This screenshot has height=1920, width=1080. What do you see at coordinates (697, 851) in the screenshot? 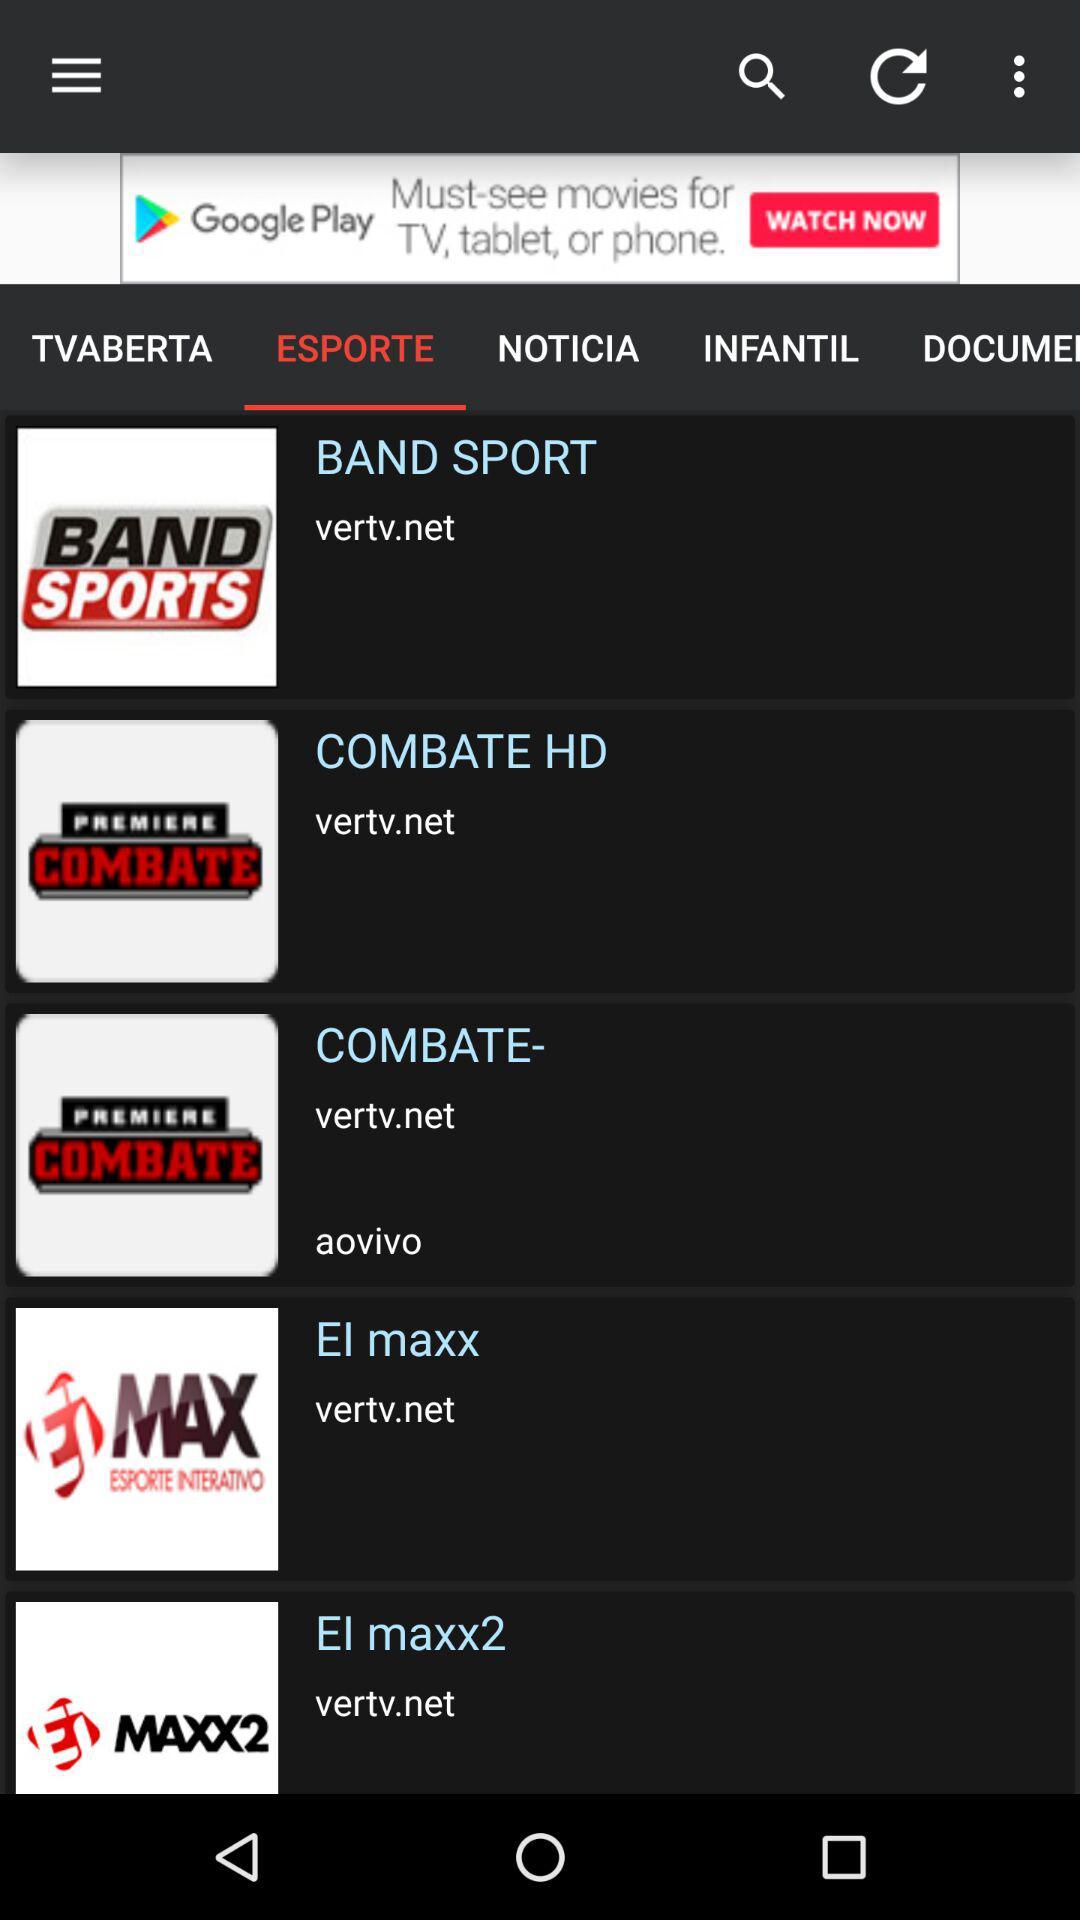
I see `the text below band sport` at bounding box center [697, 851].